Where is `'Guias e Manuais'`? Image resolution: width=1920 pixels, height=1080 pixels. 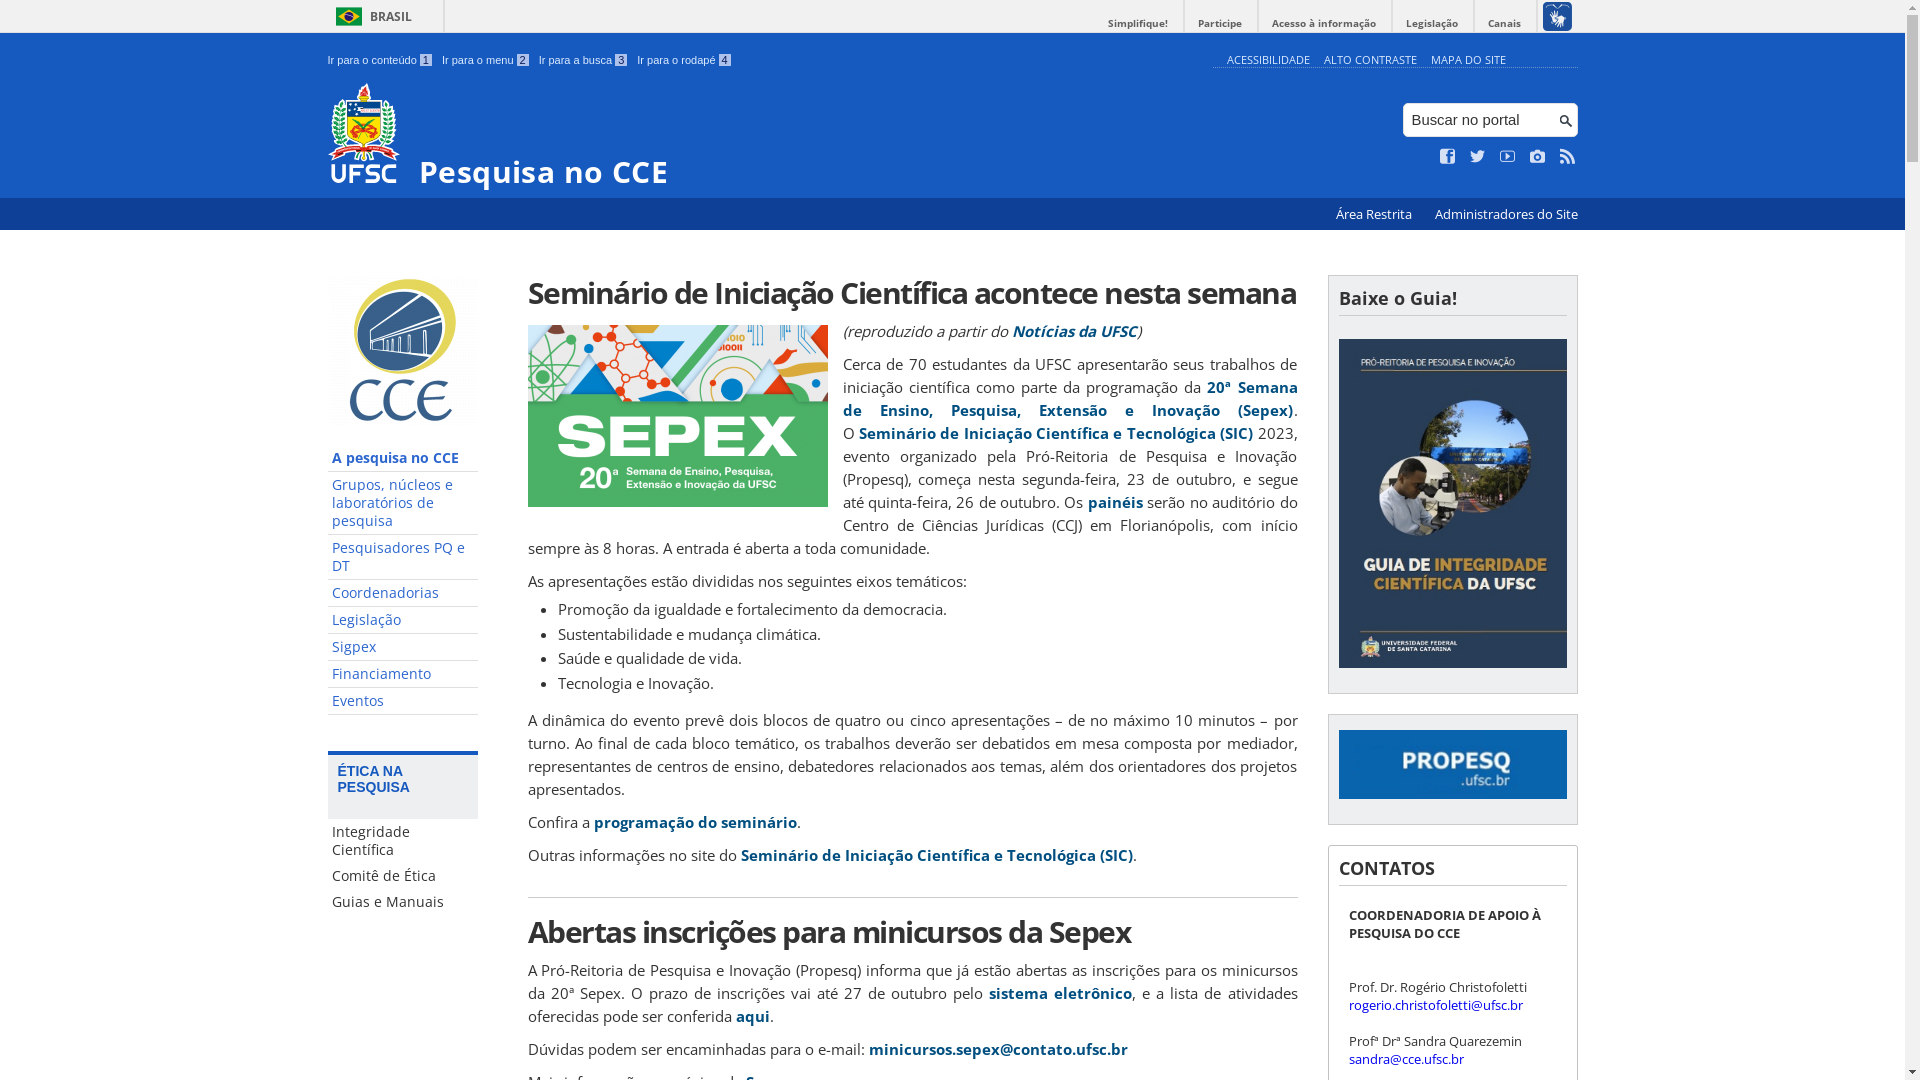
'Guias e Manuais' is located at coordinates (402, 902).